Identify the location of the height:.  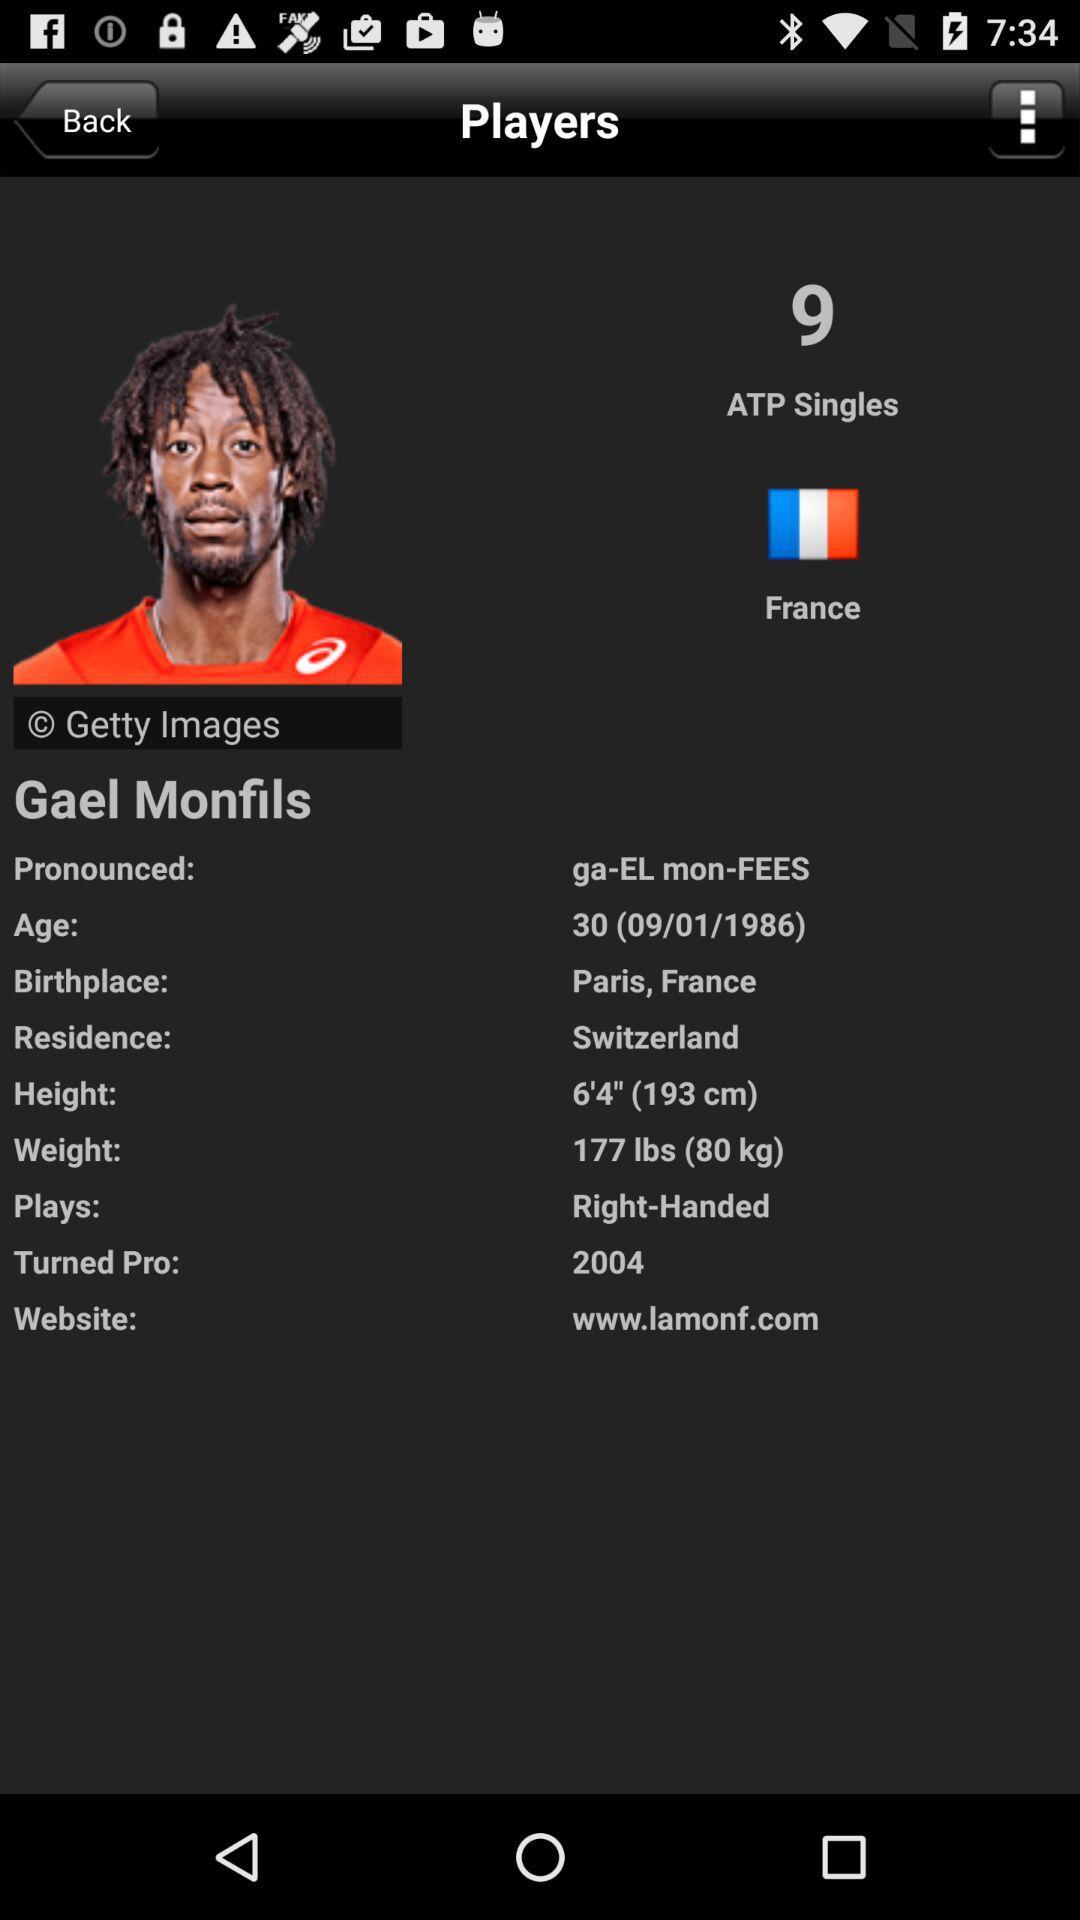
(292, 1091).